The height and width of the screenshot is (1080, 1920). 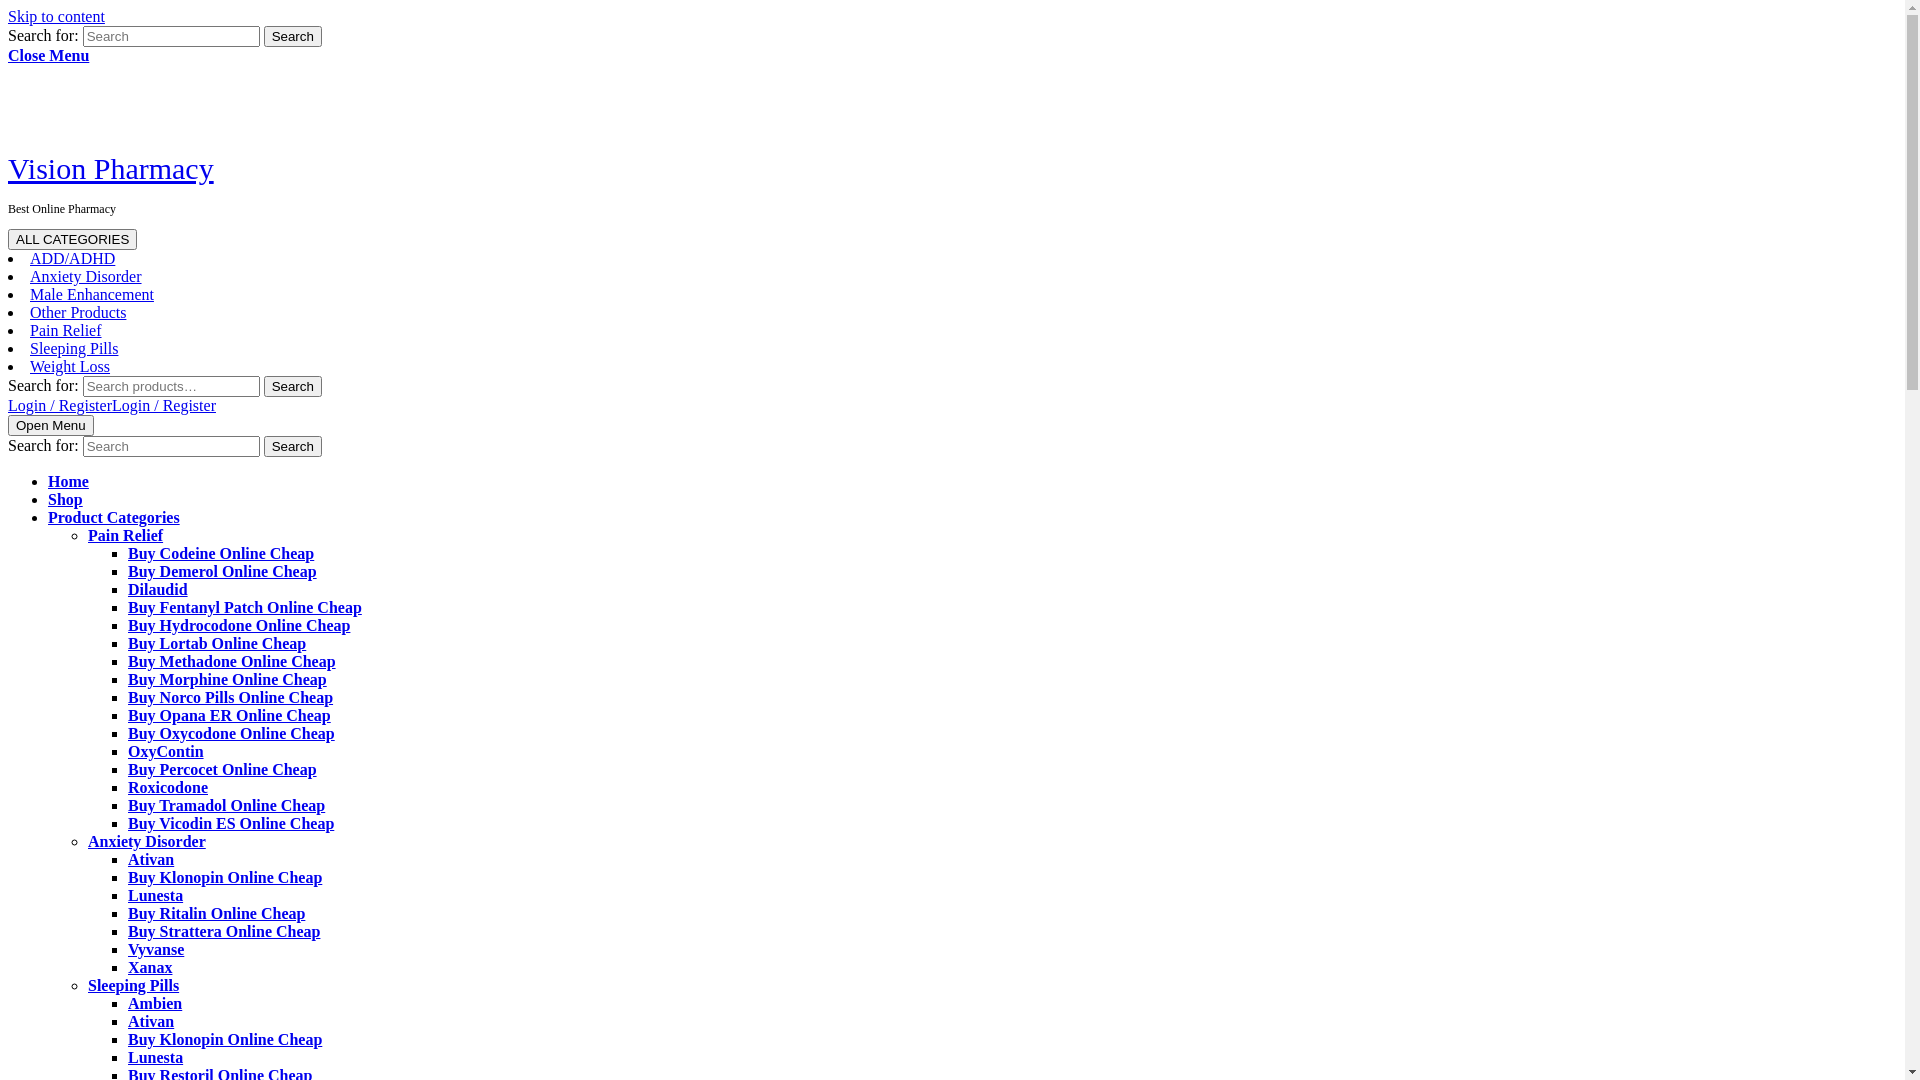 What do you see at coordinates (77, 312) in the screenshot?
I see `'Other Products'` at bounding box center [77, 312].